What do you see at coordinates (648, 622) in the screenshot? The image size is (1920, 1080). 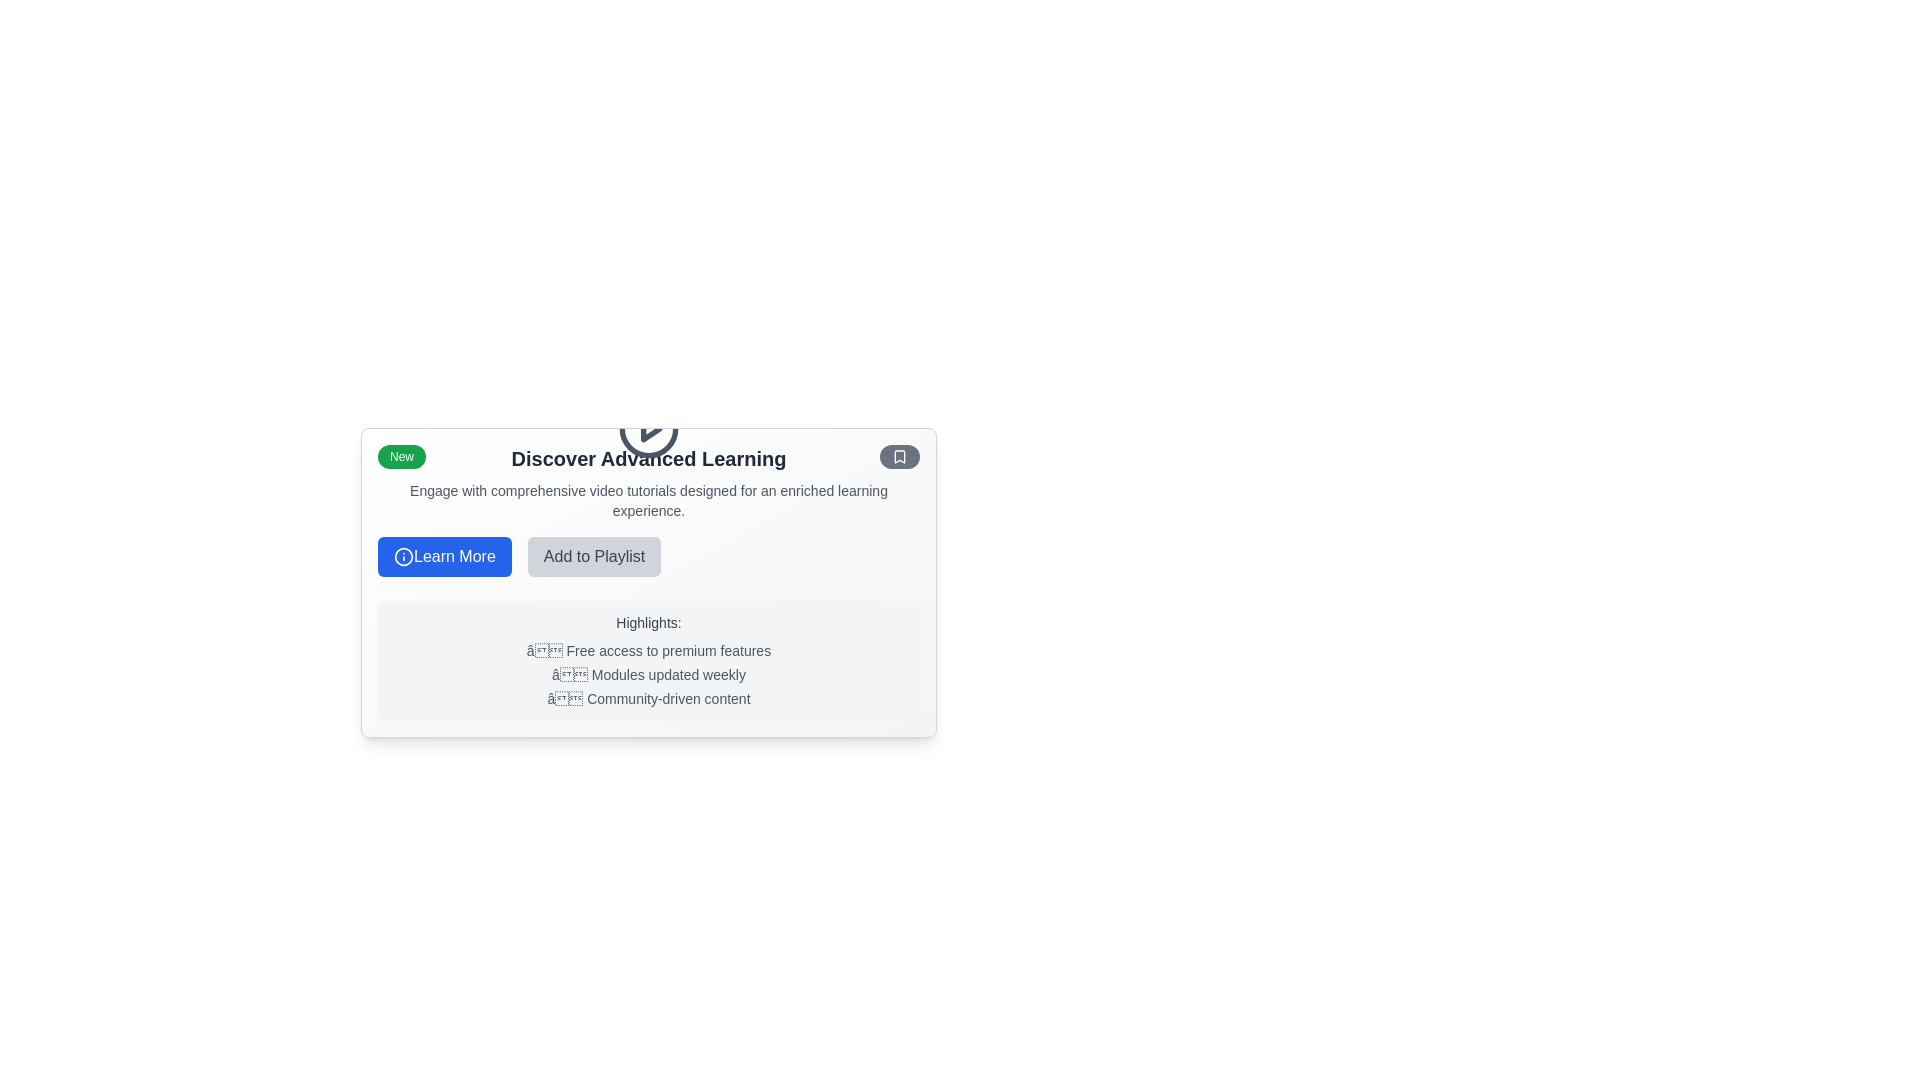 I see `the descriptive headline text label that introduces the subsequent list of features or highlights, located at the top of the section` at bounding box center [648, 622].